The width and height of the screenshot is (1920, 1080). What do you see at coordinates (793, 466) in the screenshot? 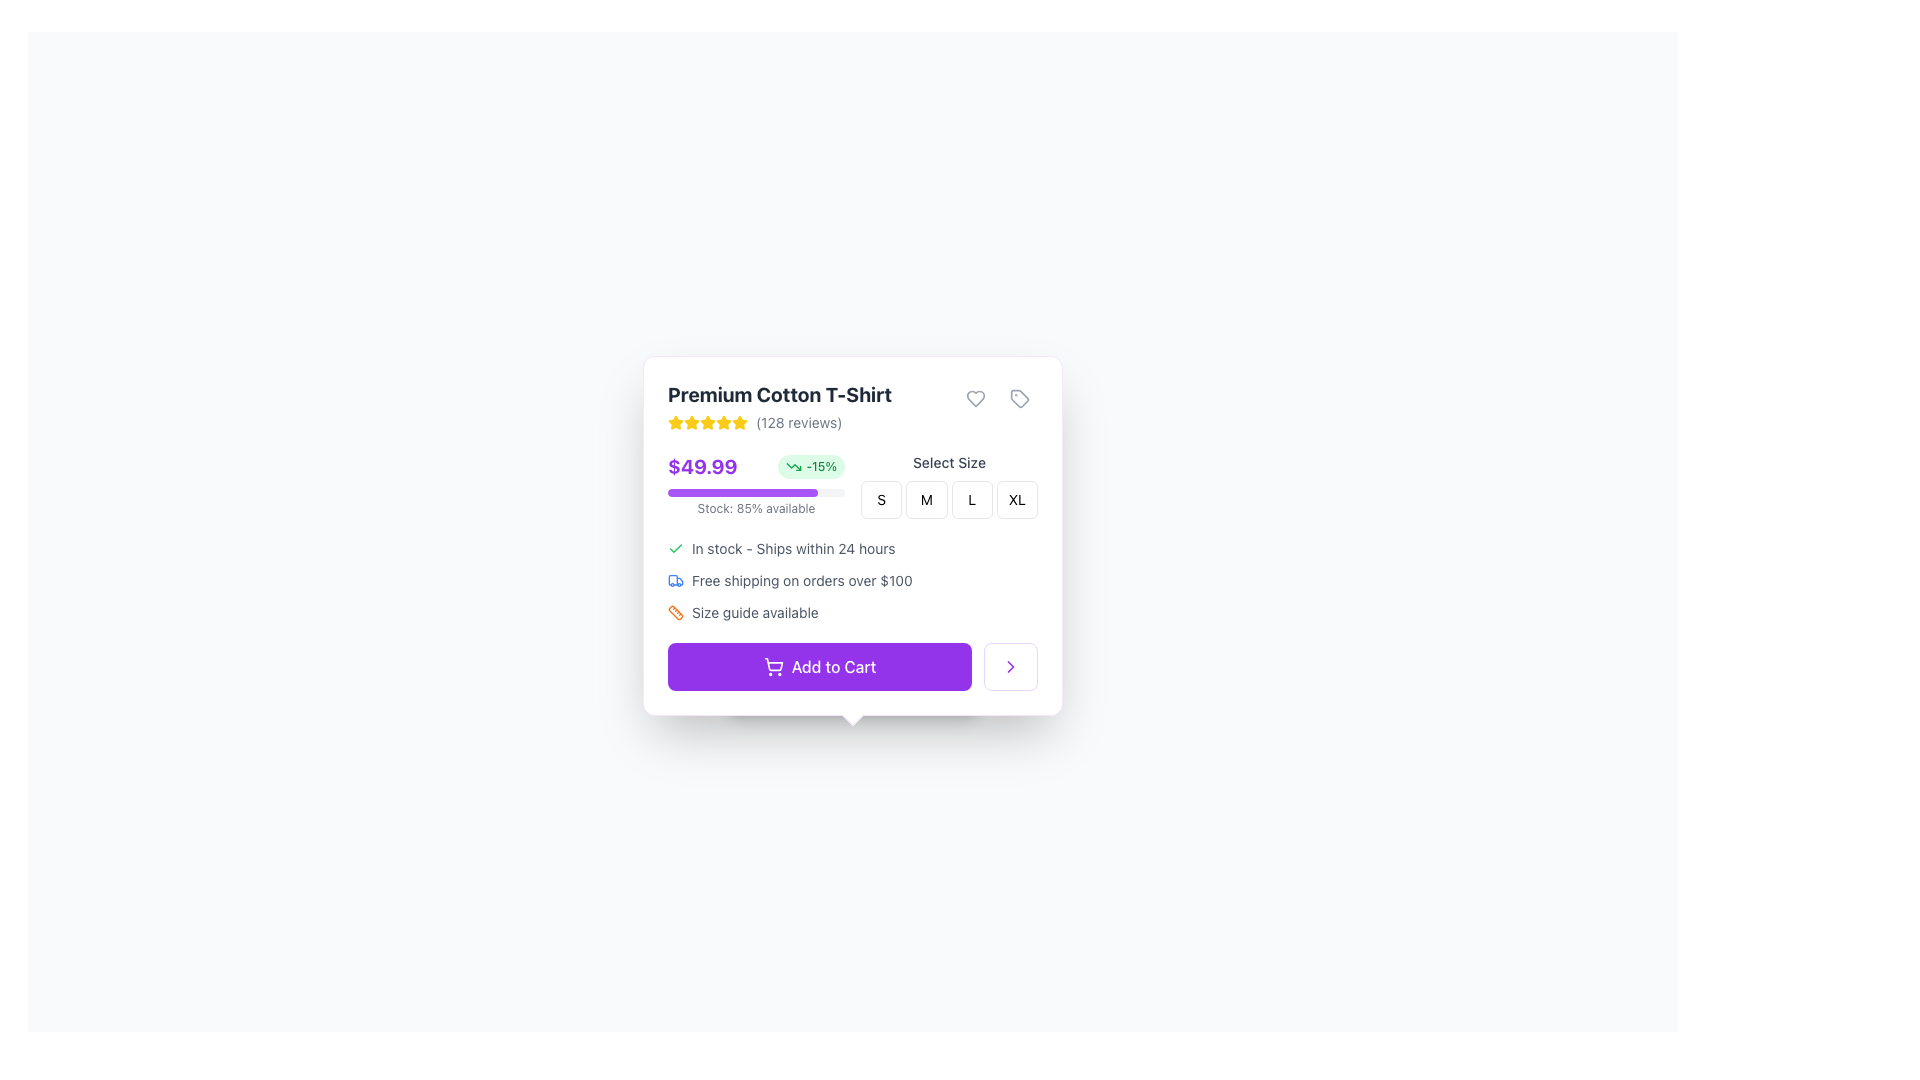
I see `the discount icon that indicates a decrease in value, located to the left of the '-15%' text within a green circular badge` at bounding box center [793, 466].